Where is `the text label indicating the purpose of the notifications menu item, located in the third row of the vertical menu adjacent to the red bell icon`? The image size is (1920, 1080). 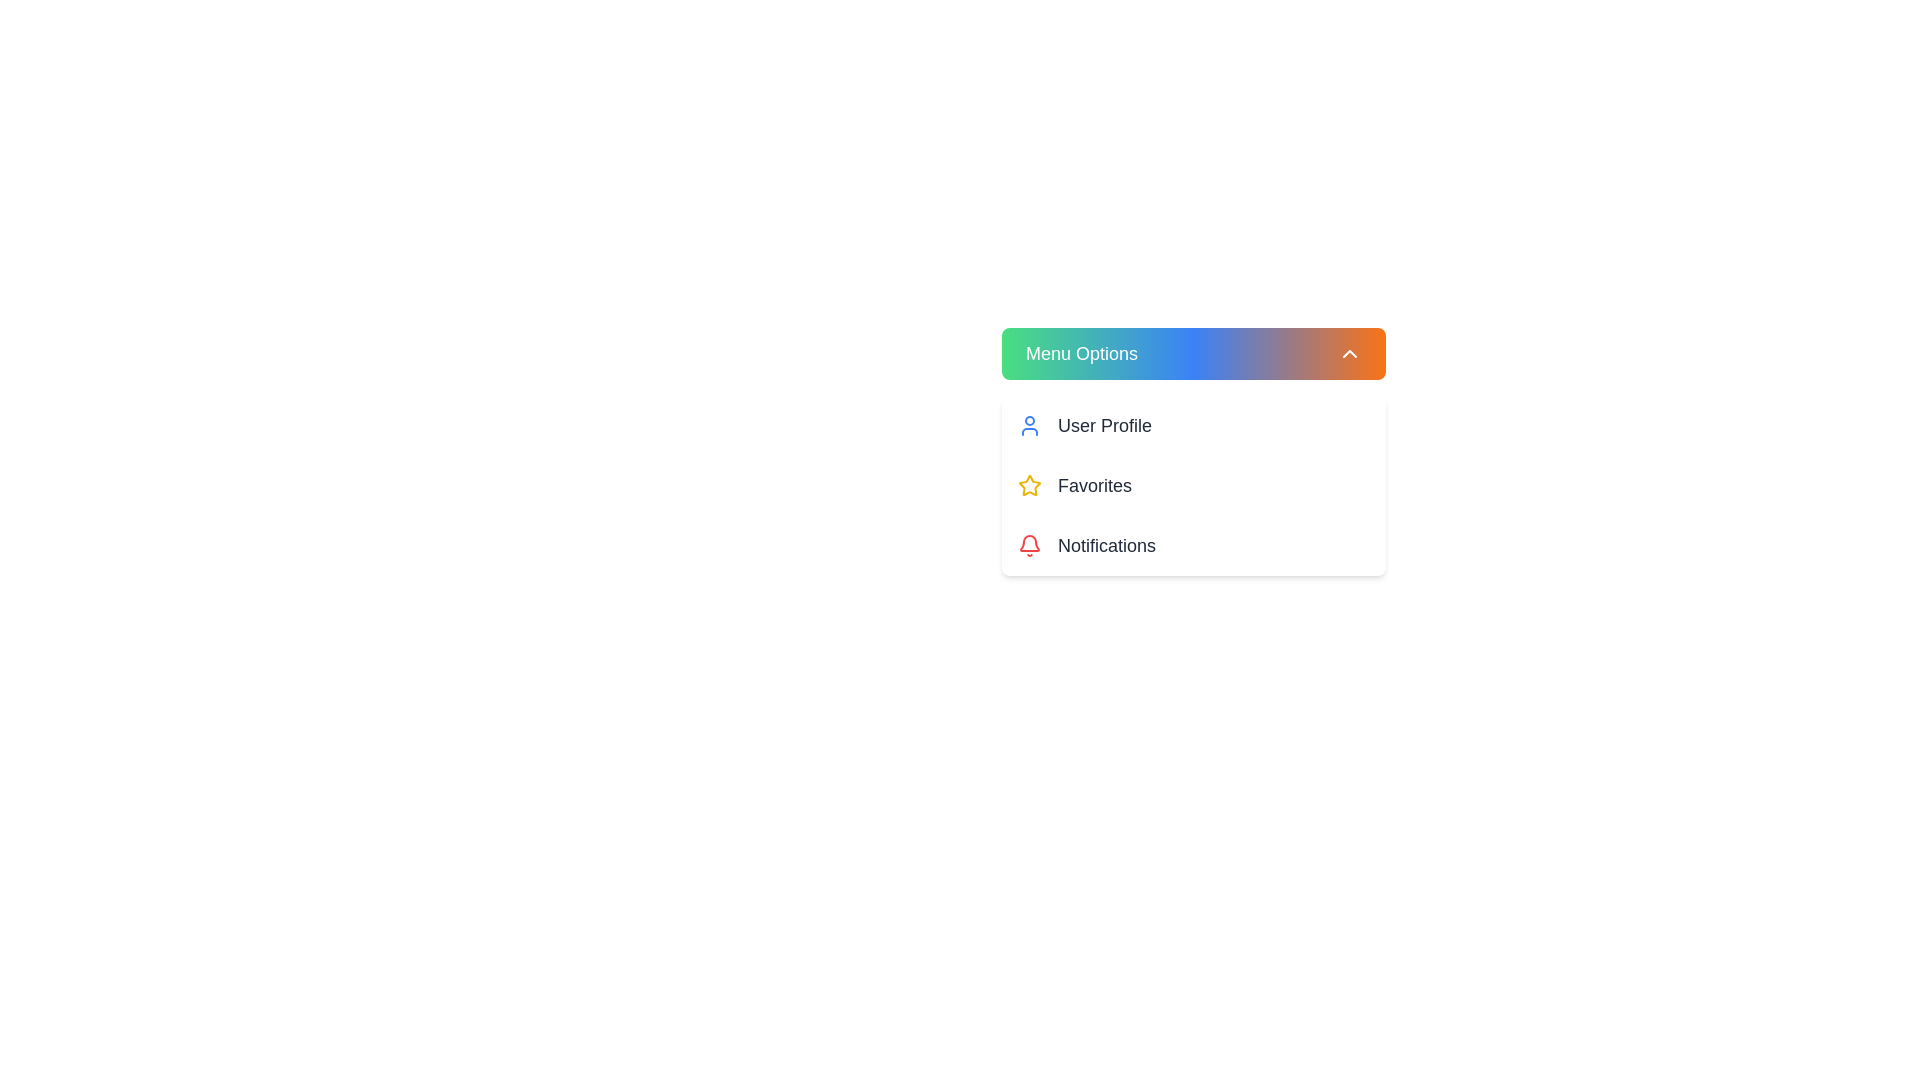
the text label indicating the purpose of the notifications menu item, located in the third row of the vertical menu adjacent to the red bell icon is located at coordinates (1106, 546).